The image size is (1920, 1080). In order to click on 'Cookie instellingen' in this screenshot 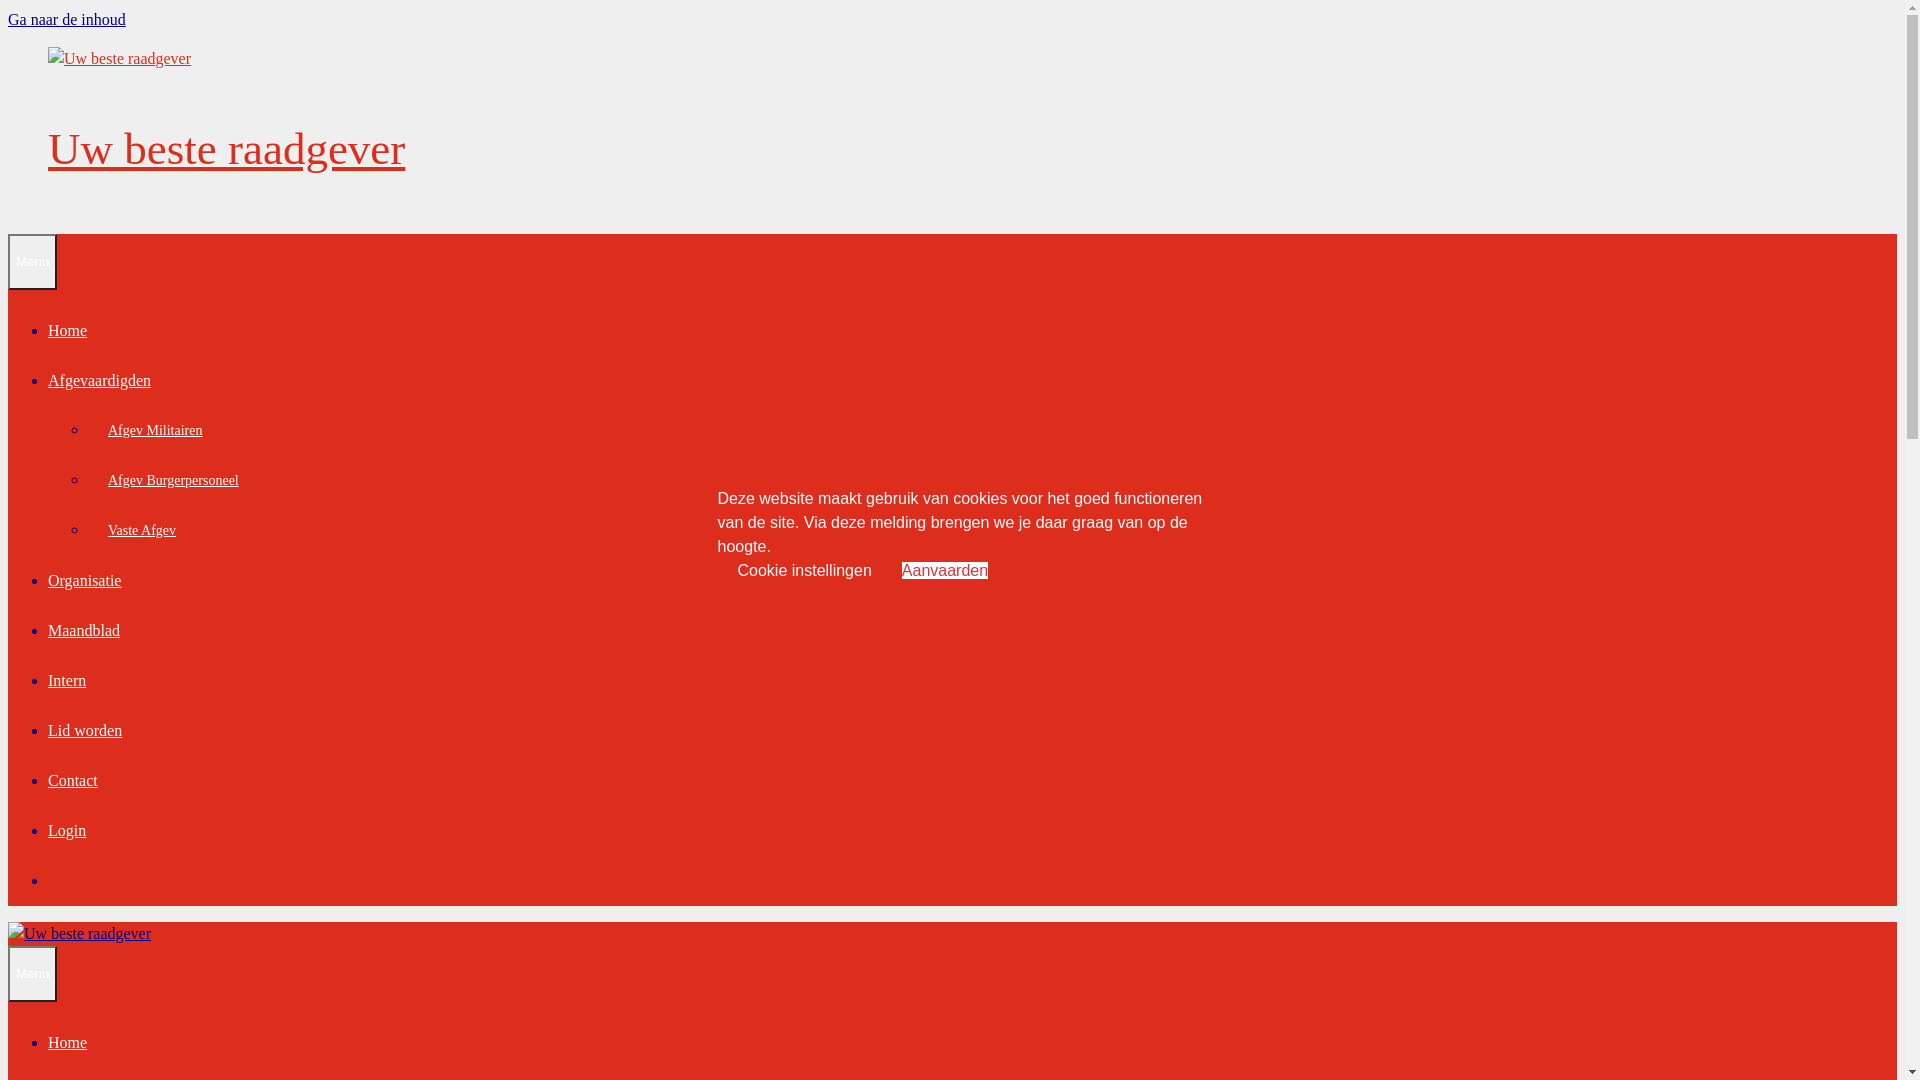, I will do `click(805, 570)`.